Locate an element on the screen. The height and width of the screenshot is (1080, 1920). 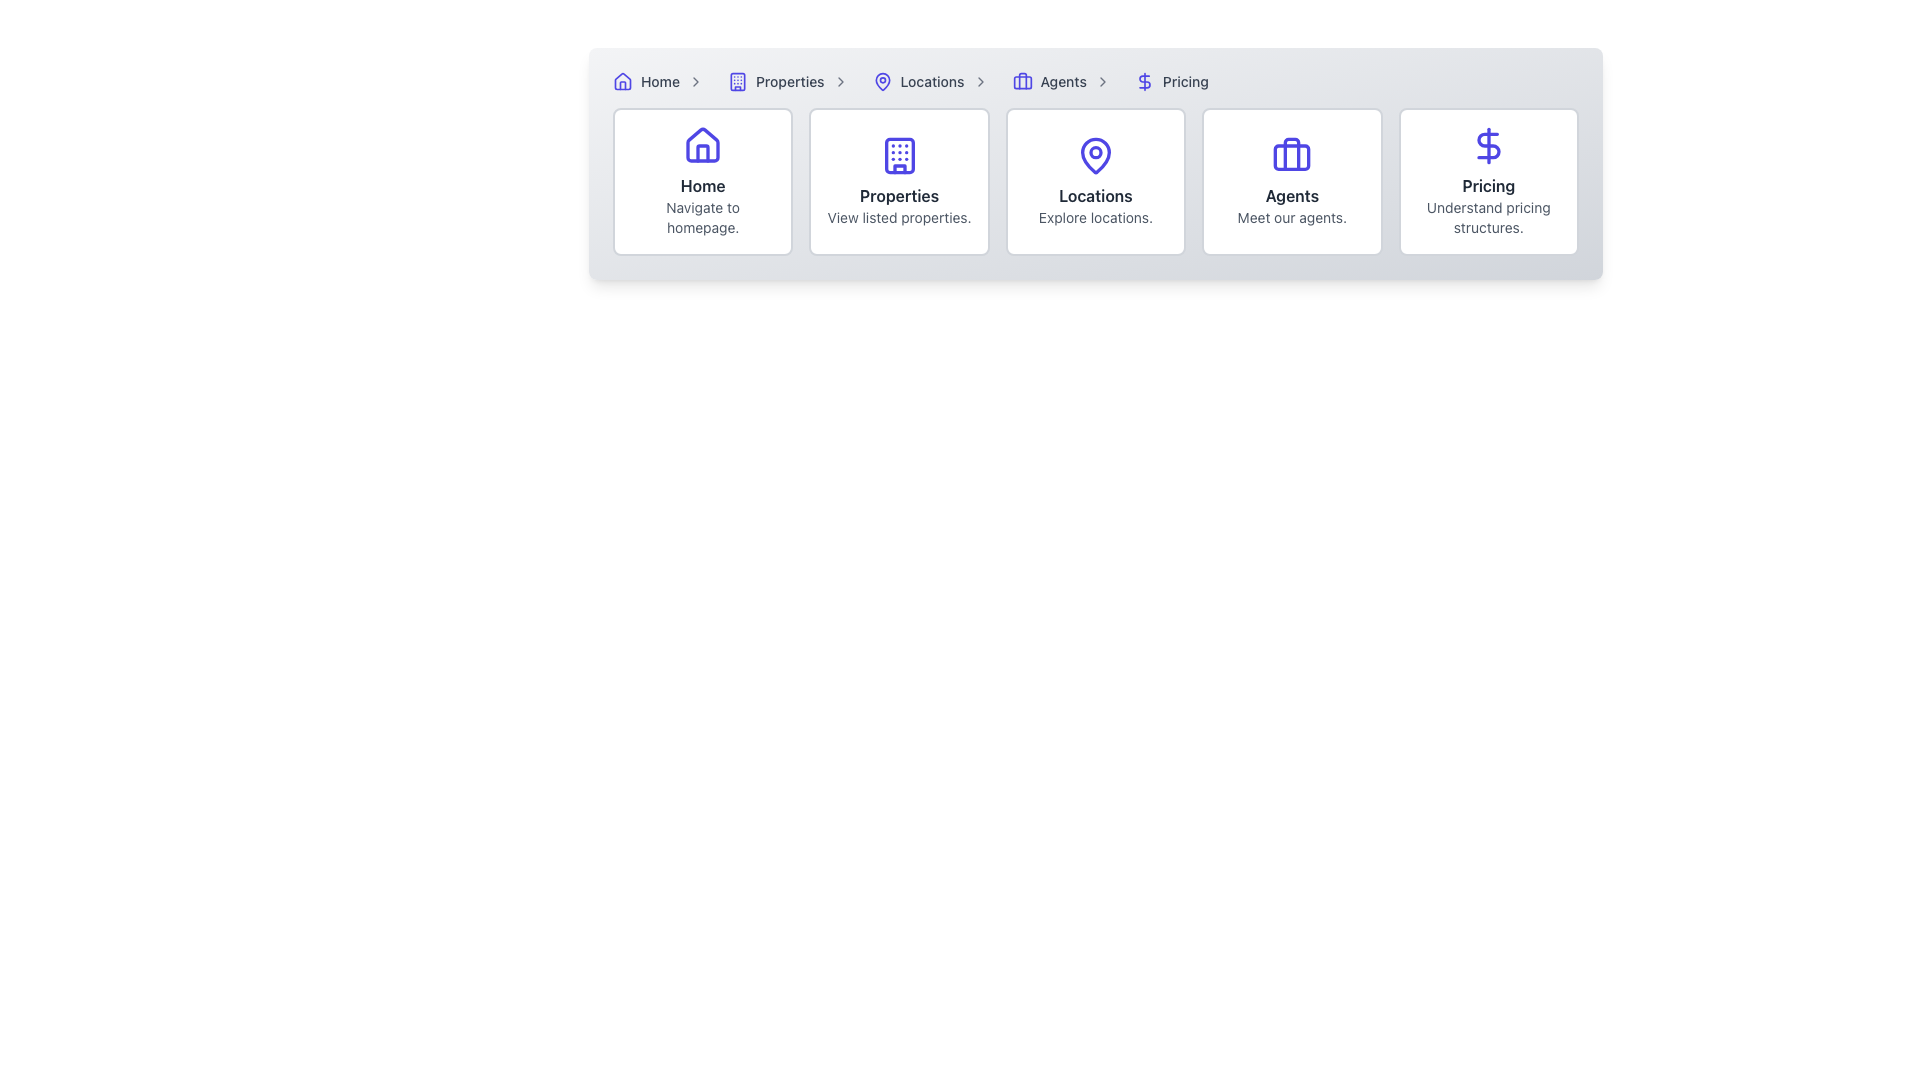
the chevron icon that serves as a visual separator in the breadcrumb navigation, positioned to the right of the 'Home' link is located at coordinates (696, 80).